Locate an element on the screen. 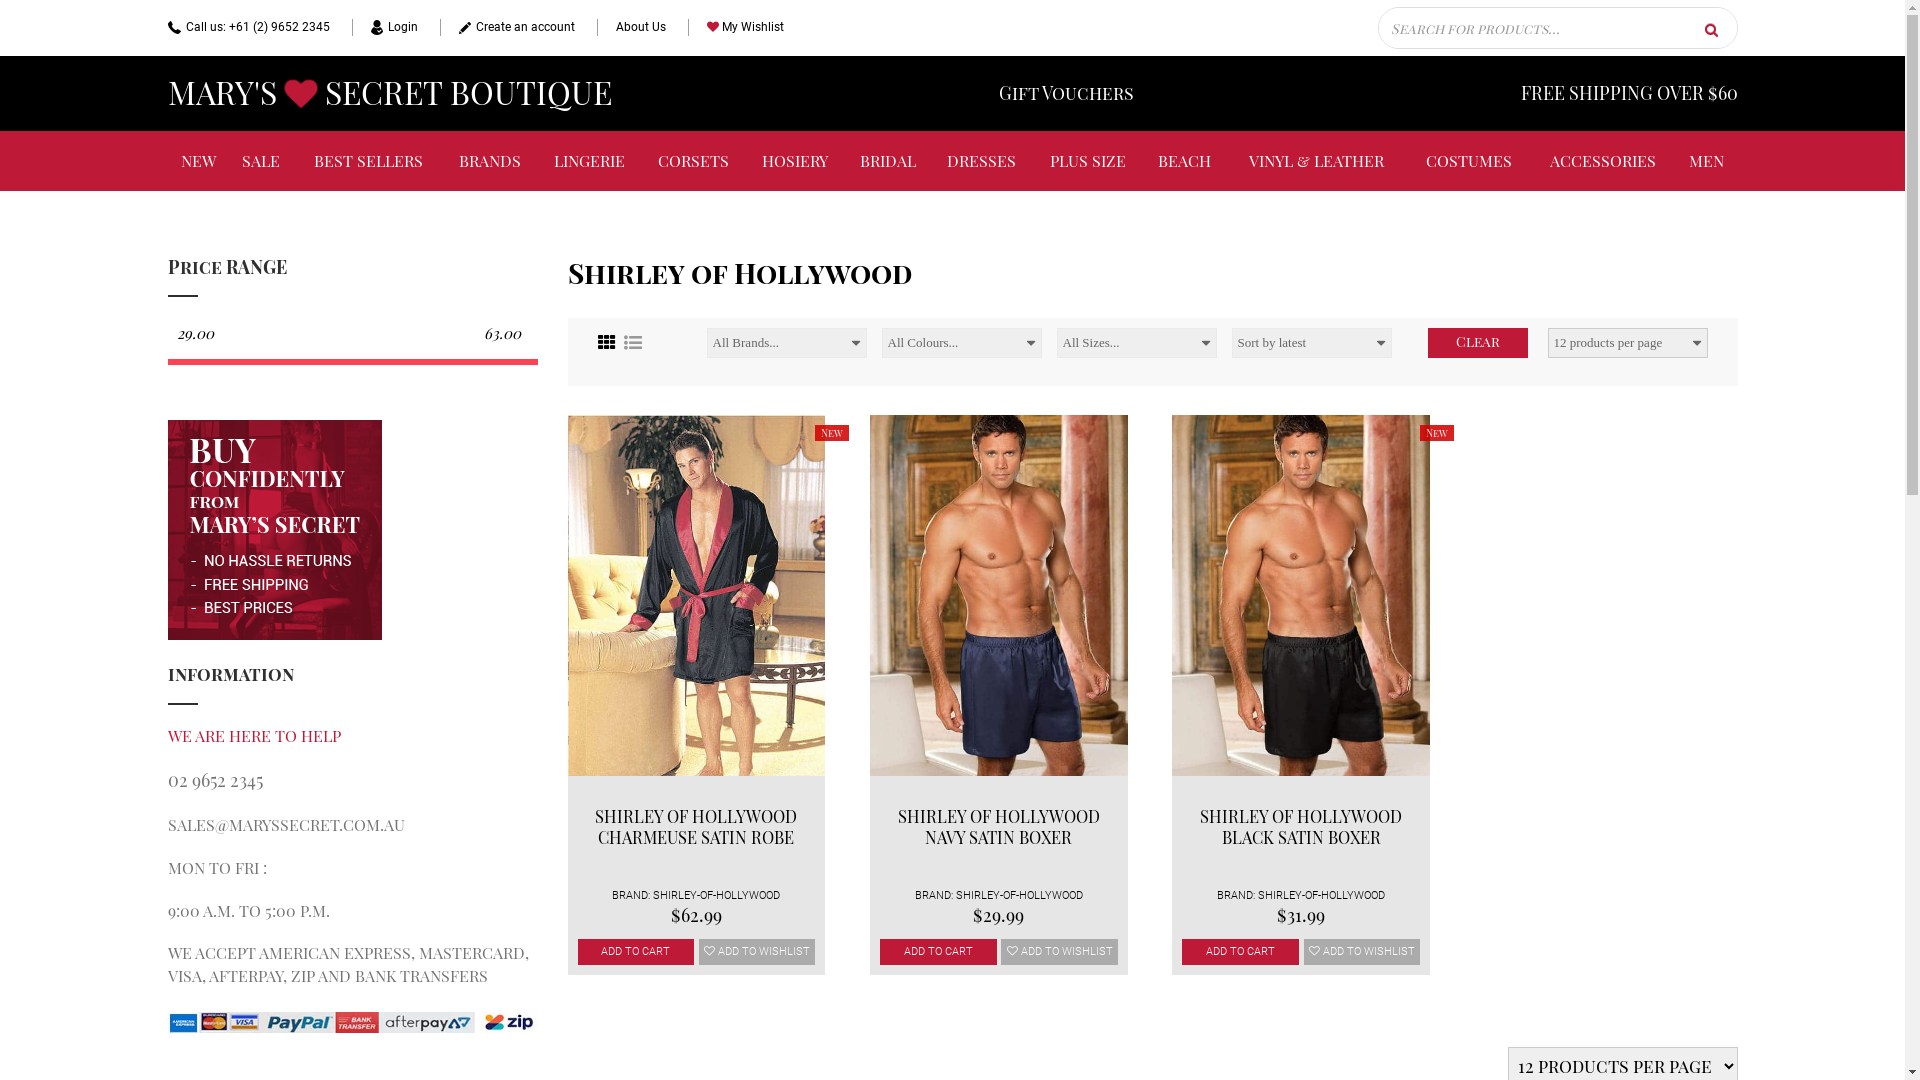 The height and width of the screenshot is (1080, 1920). 'My Wishlist' is located at coordinates (734, 27).